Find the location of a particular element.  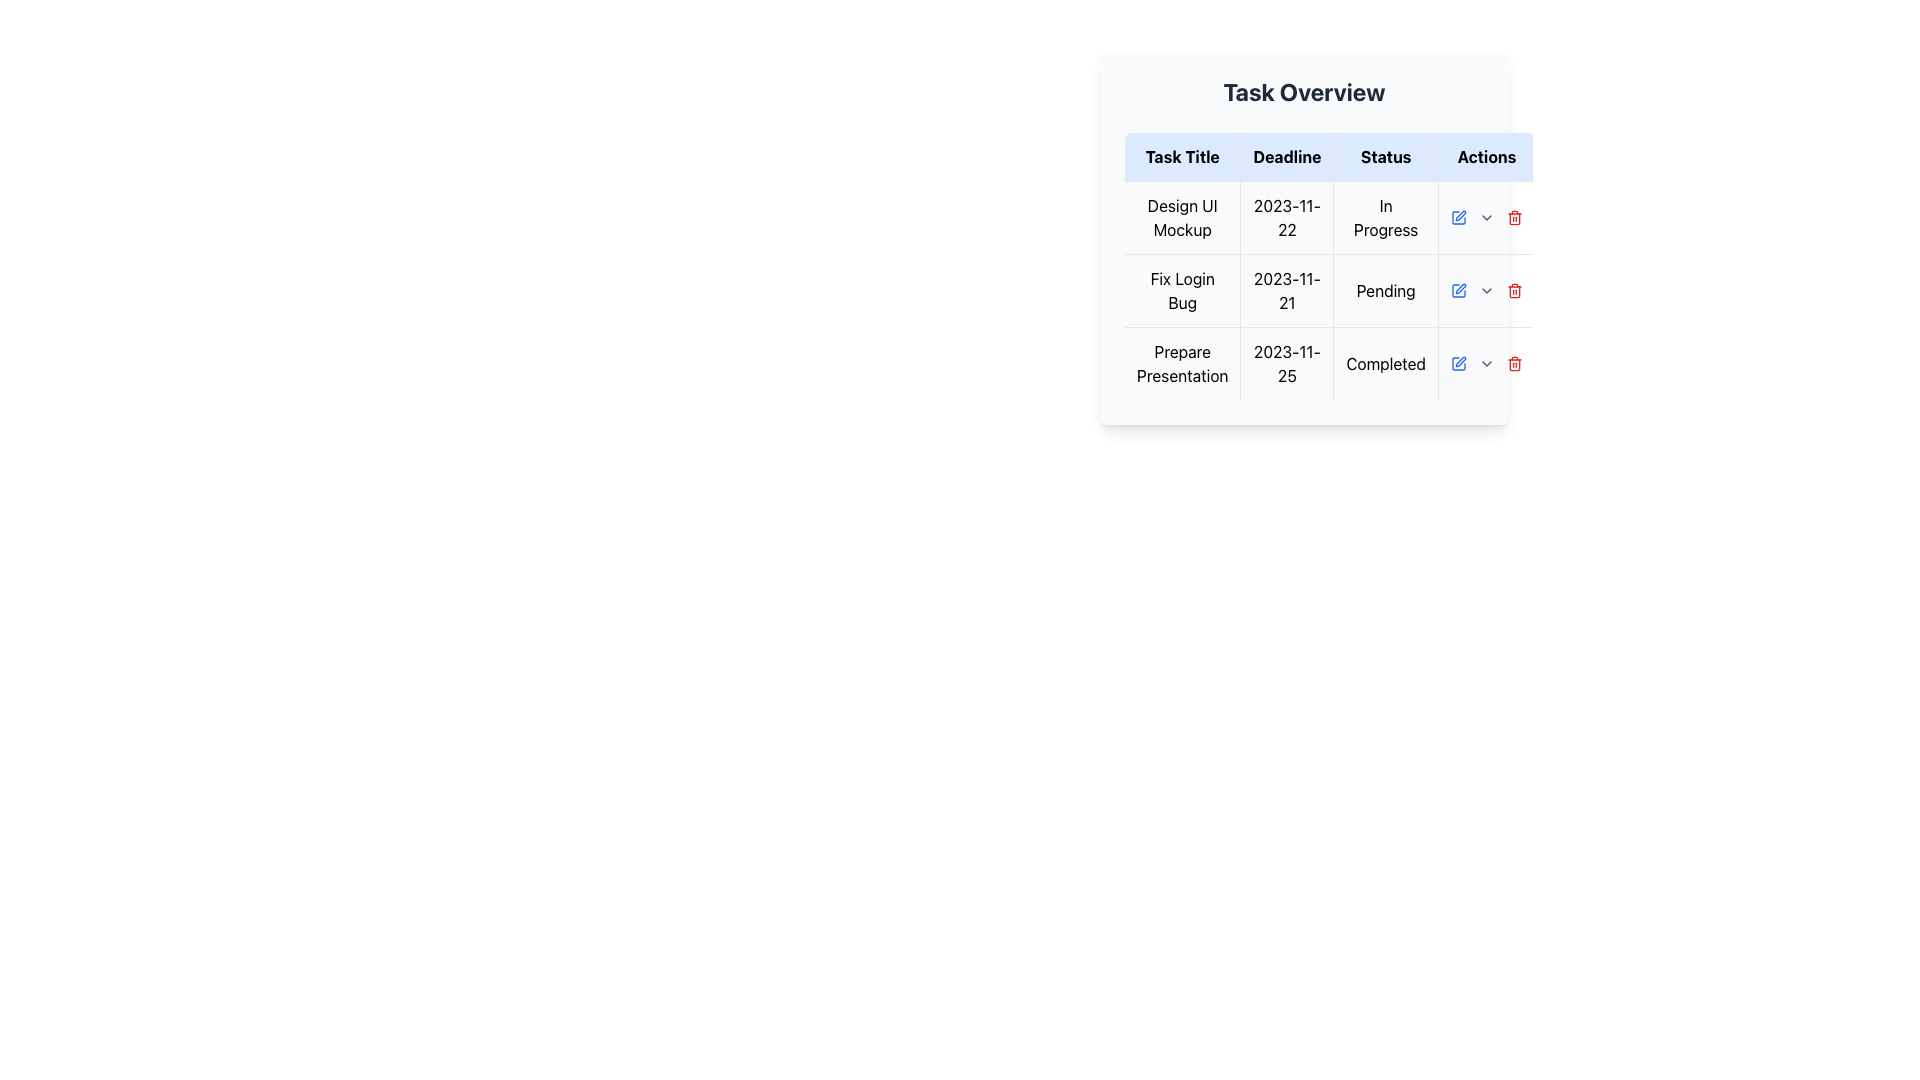

the red trash bin icon button located in the Actions column of the third row in the table is located at coordinates (1515, 363).